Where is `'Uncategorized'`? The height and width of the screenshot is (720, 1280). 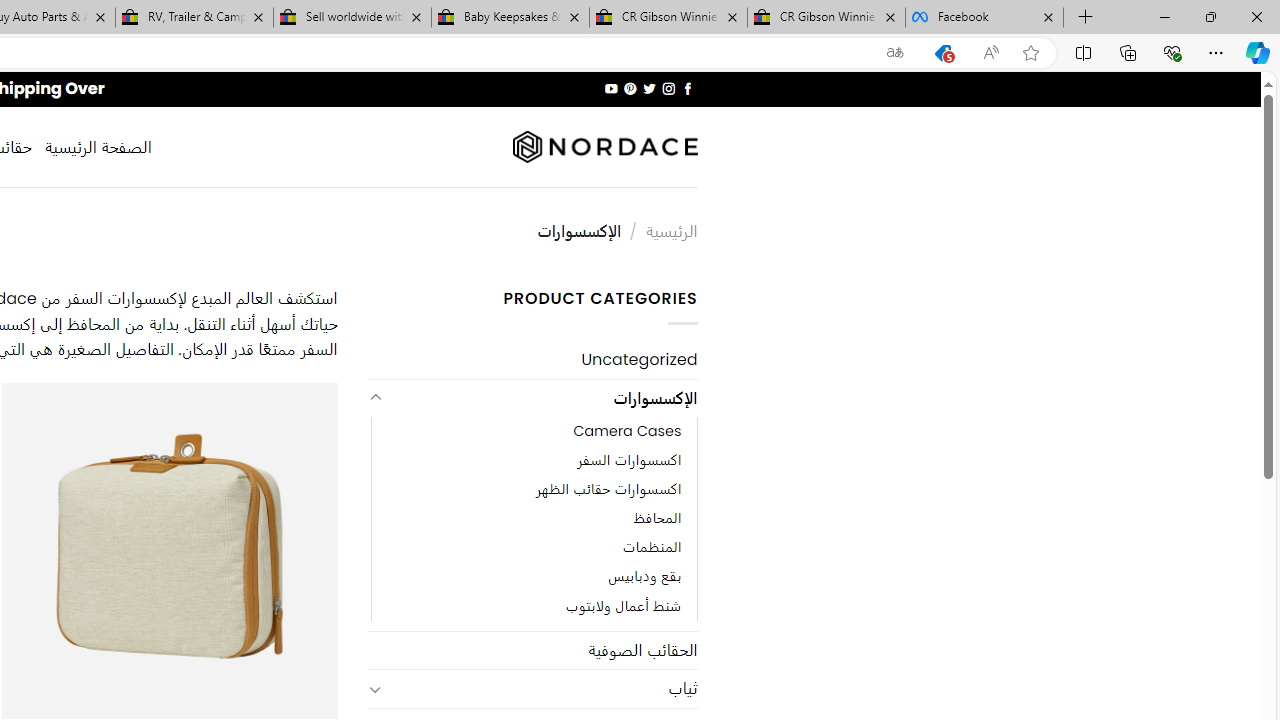
'Uncategorized' is located at coordinates (532, 360).